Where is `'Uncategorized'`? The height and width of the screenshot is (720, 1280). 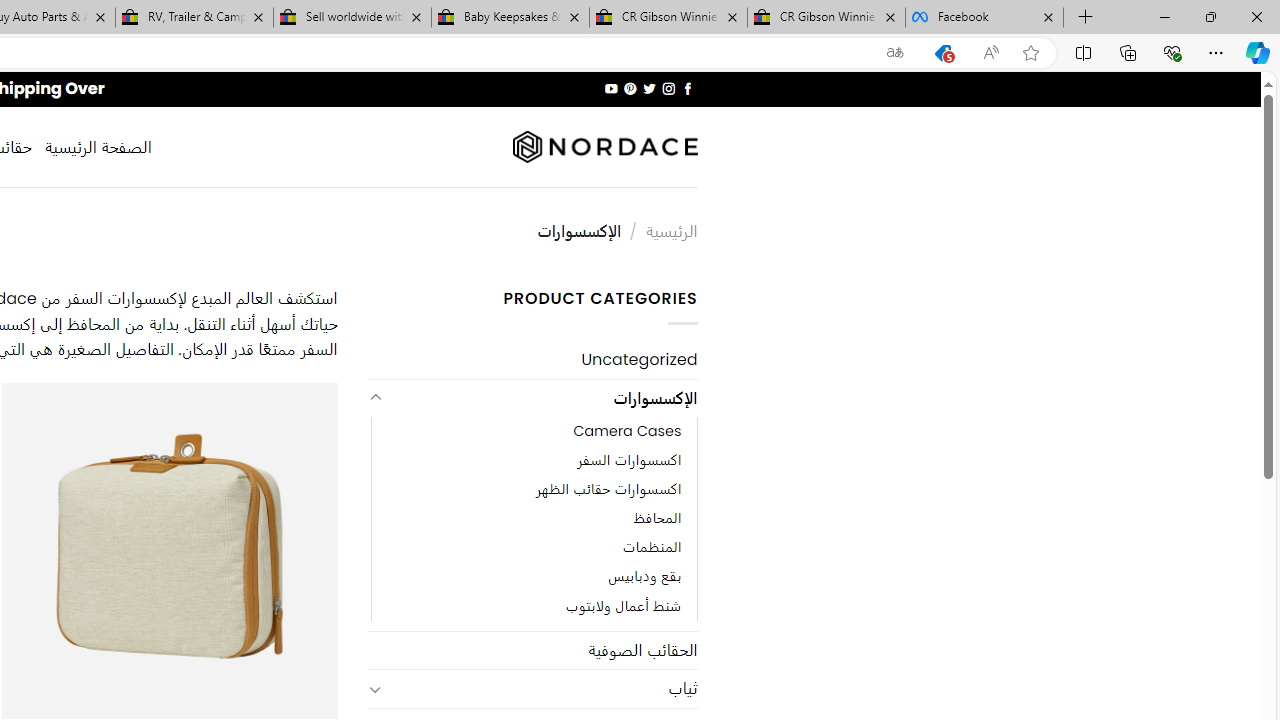
'Uncategorized' is located at coordinates (532, 360).